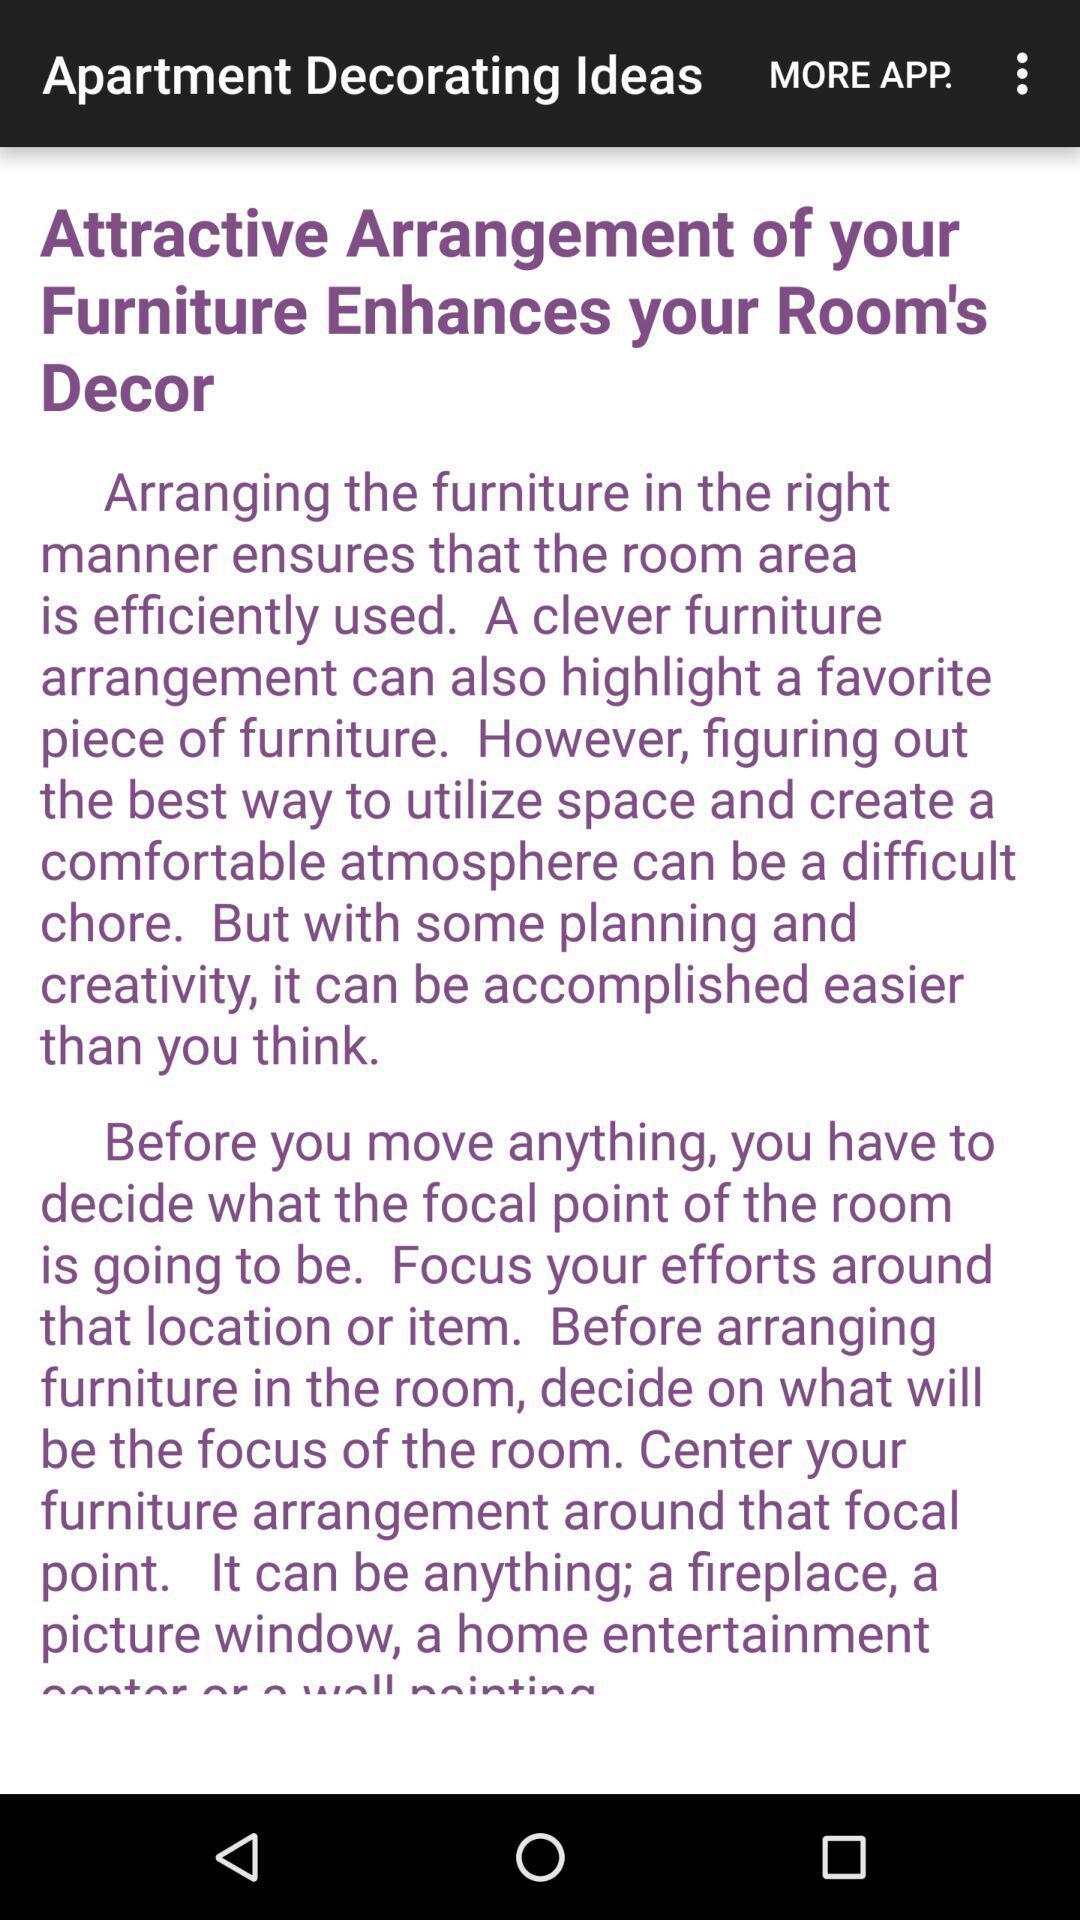 Image resolution: width=1080 pixels, height=1920 pixels. What do you see at coordinates (1027, 73) in the screenshot?
I see `item next to more app. item` at bounding box center [1027, 73].